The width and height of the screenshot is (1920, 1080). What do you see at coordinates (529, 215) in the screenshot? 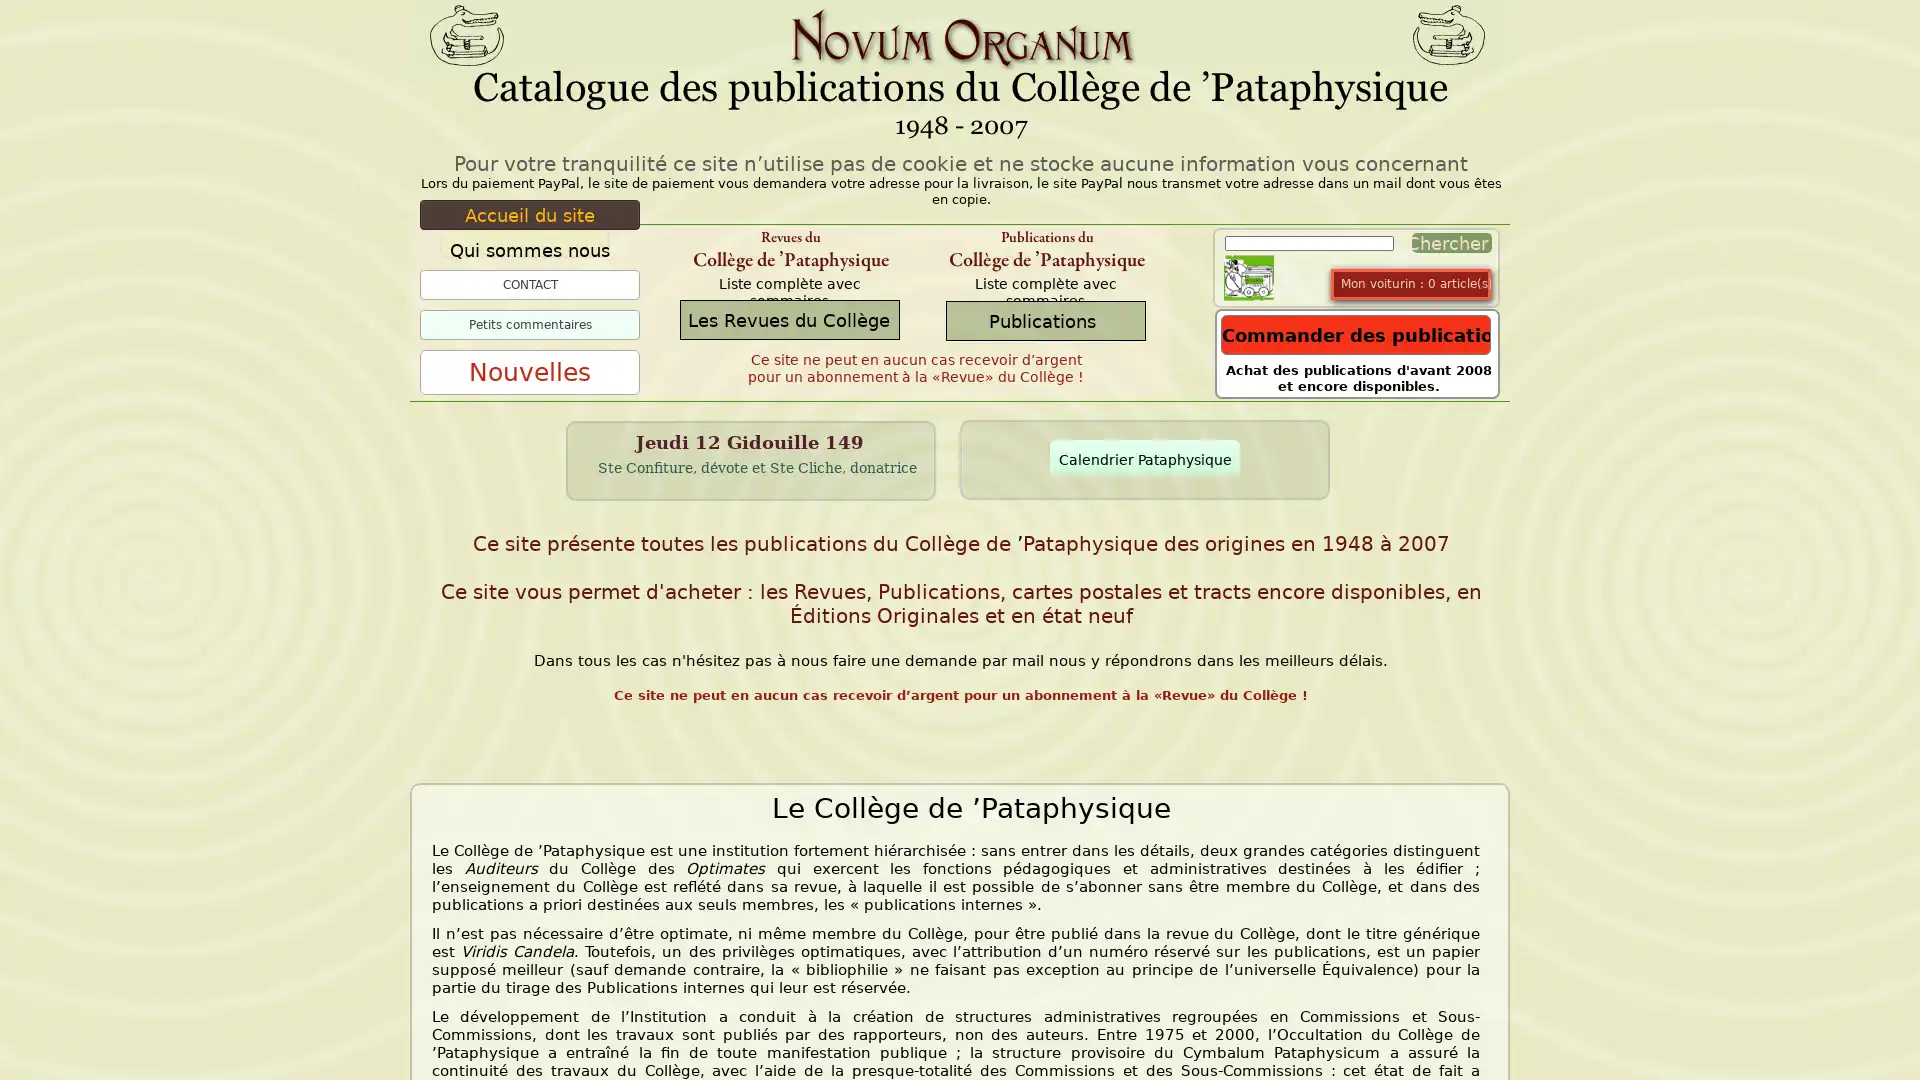
I see `Accueil du site` at bounding box center [529, 215].